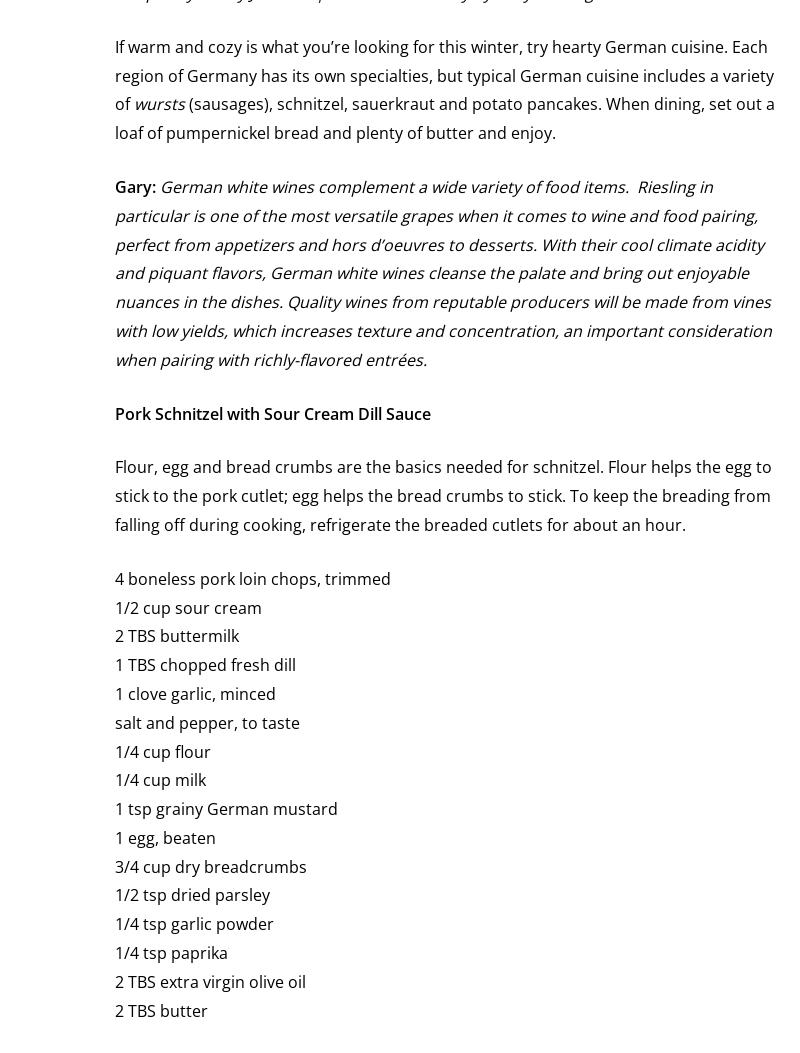 This screenshot has width=800, height=1053. What do you see at coordinates (187, 606) in the screenshot?
I see `'1/2 cup sour cream'` at bounding box center [187, 606].